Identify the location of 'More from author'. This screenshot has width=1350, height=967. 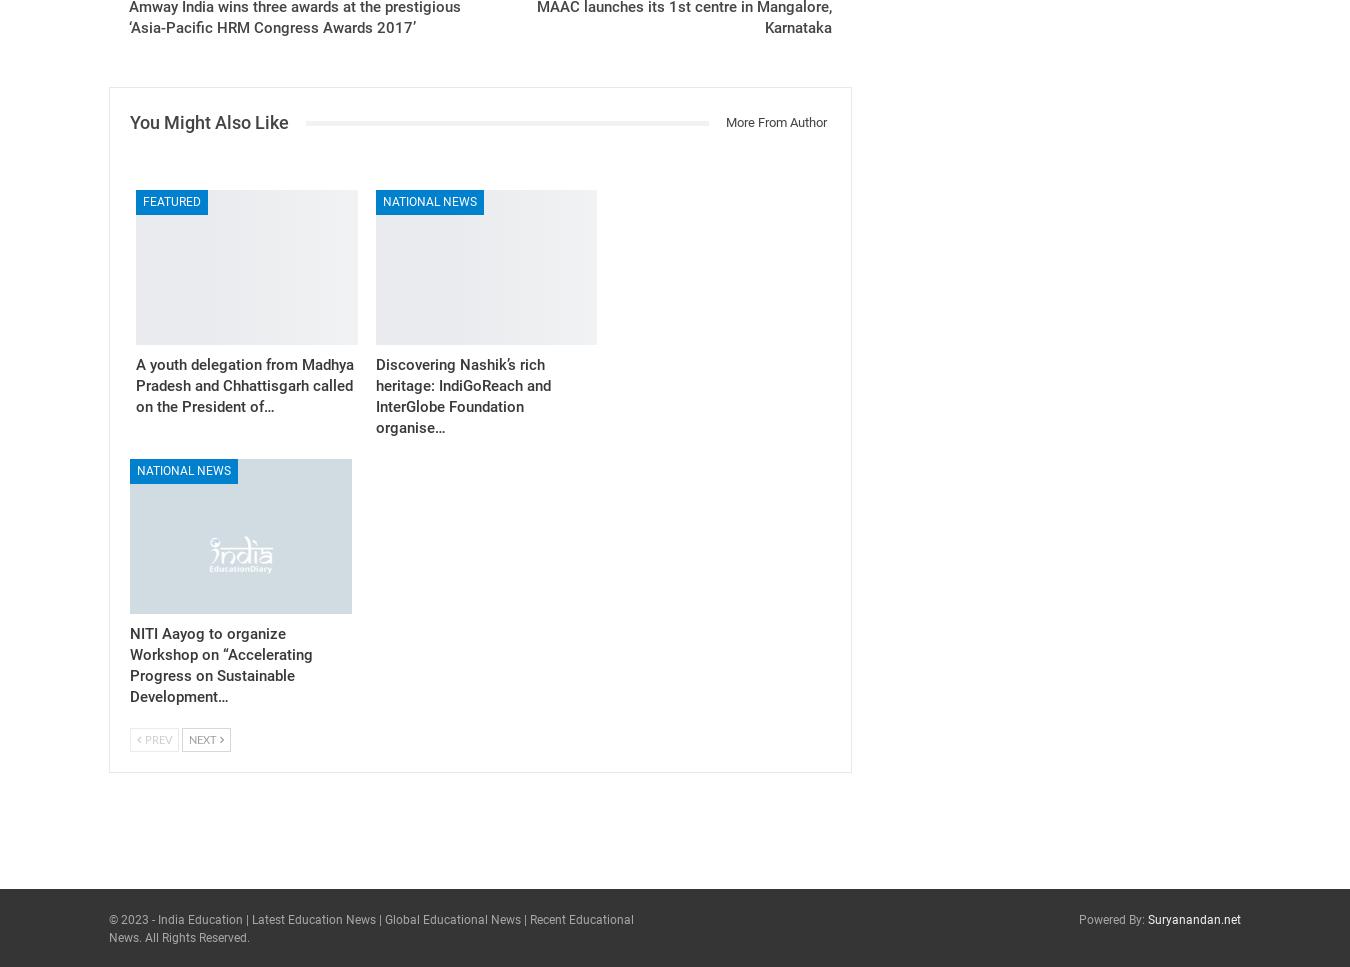
(774, 121).